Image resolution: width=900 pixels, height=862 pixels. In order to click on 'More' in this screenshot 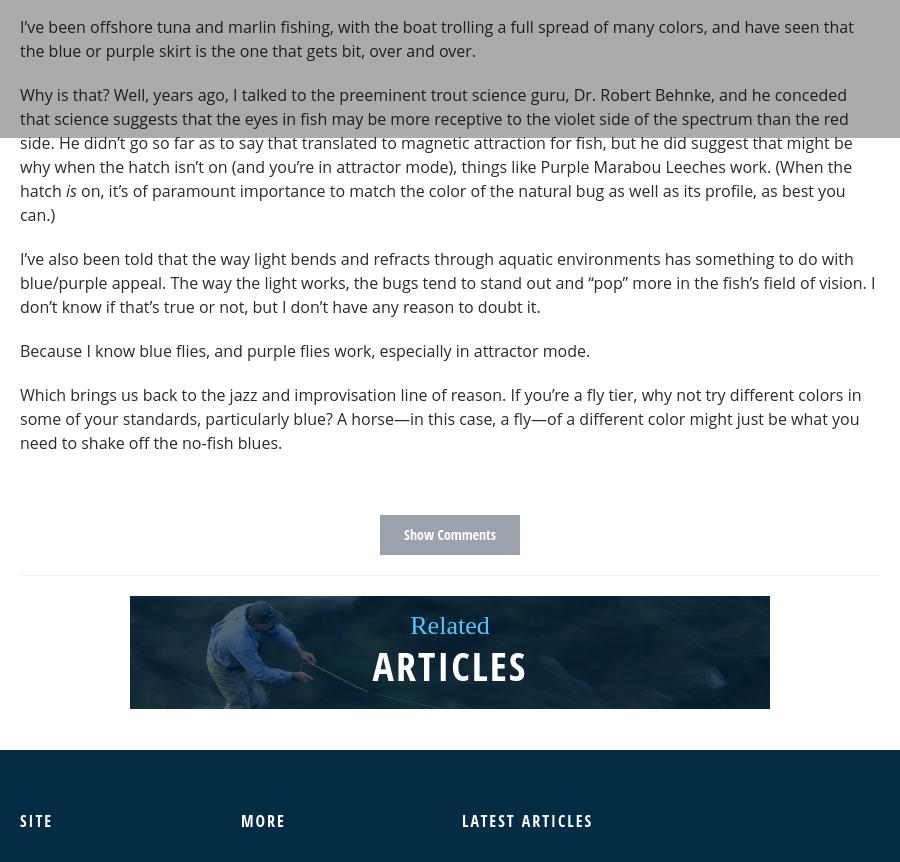, I will do `click(261, 819)`.